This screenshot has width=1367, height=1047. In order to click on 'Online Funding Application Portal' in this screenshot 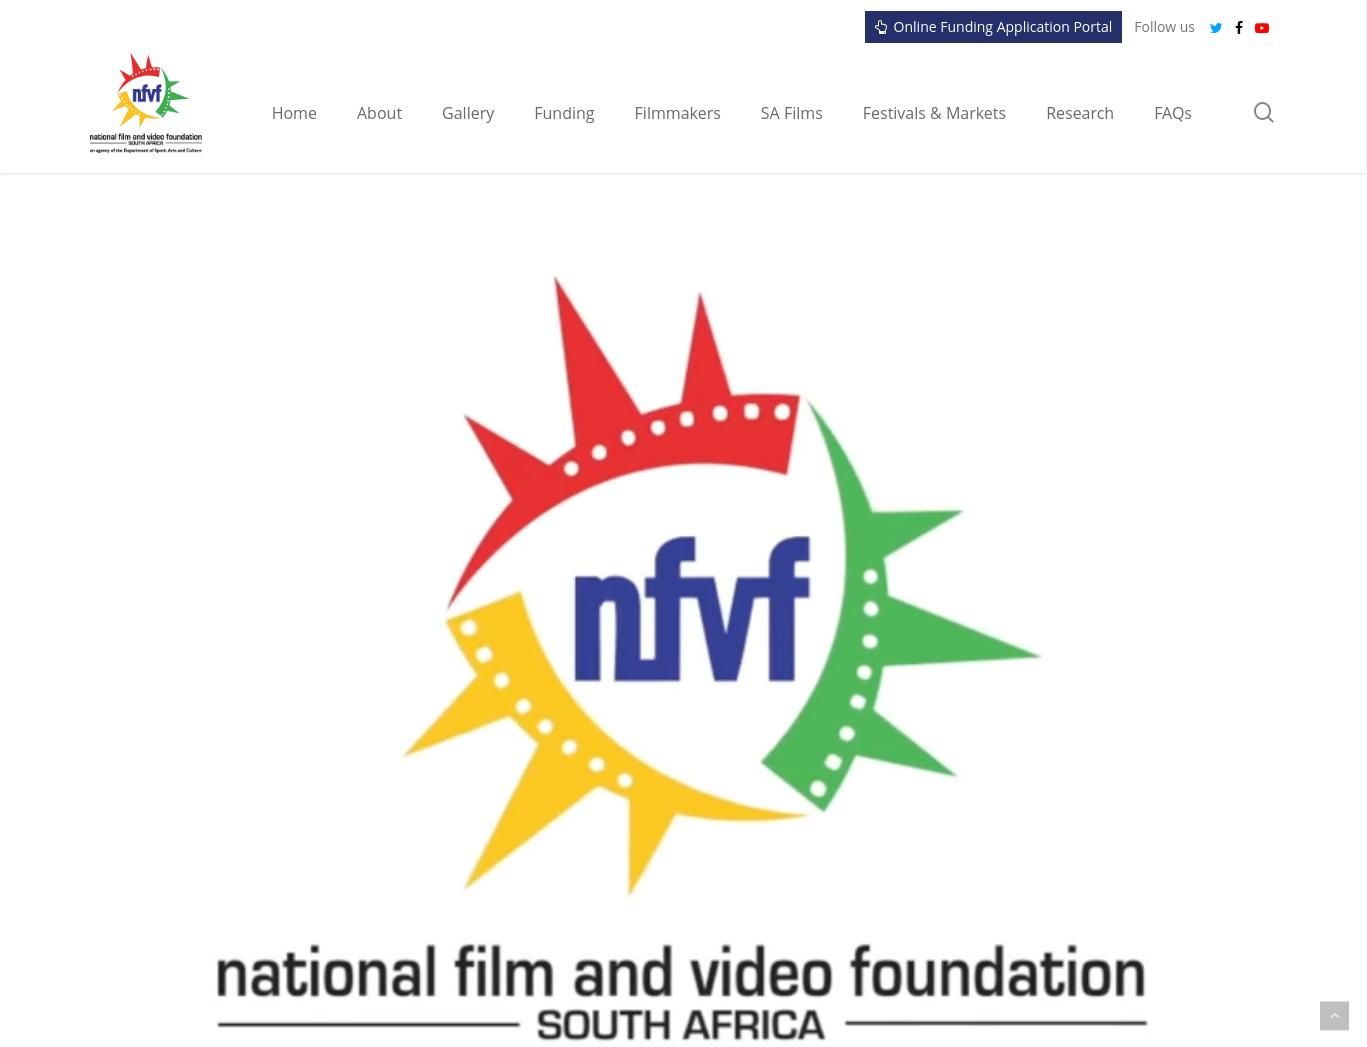, I will do `click(893, 25)`.